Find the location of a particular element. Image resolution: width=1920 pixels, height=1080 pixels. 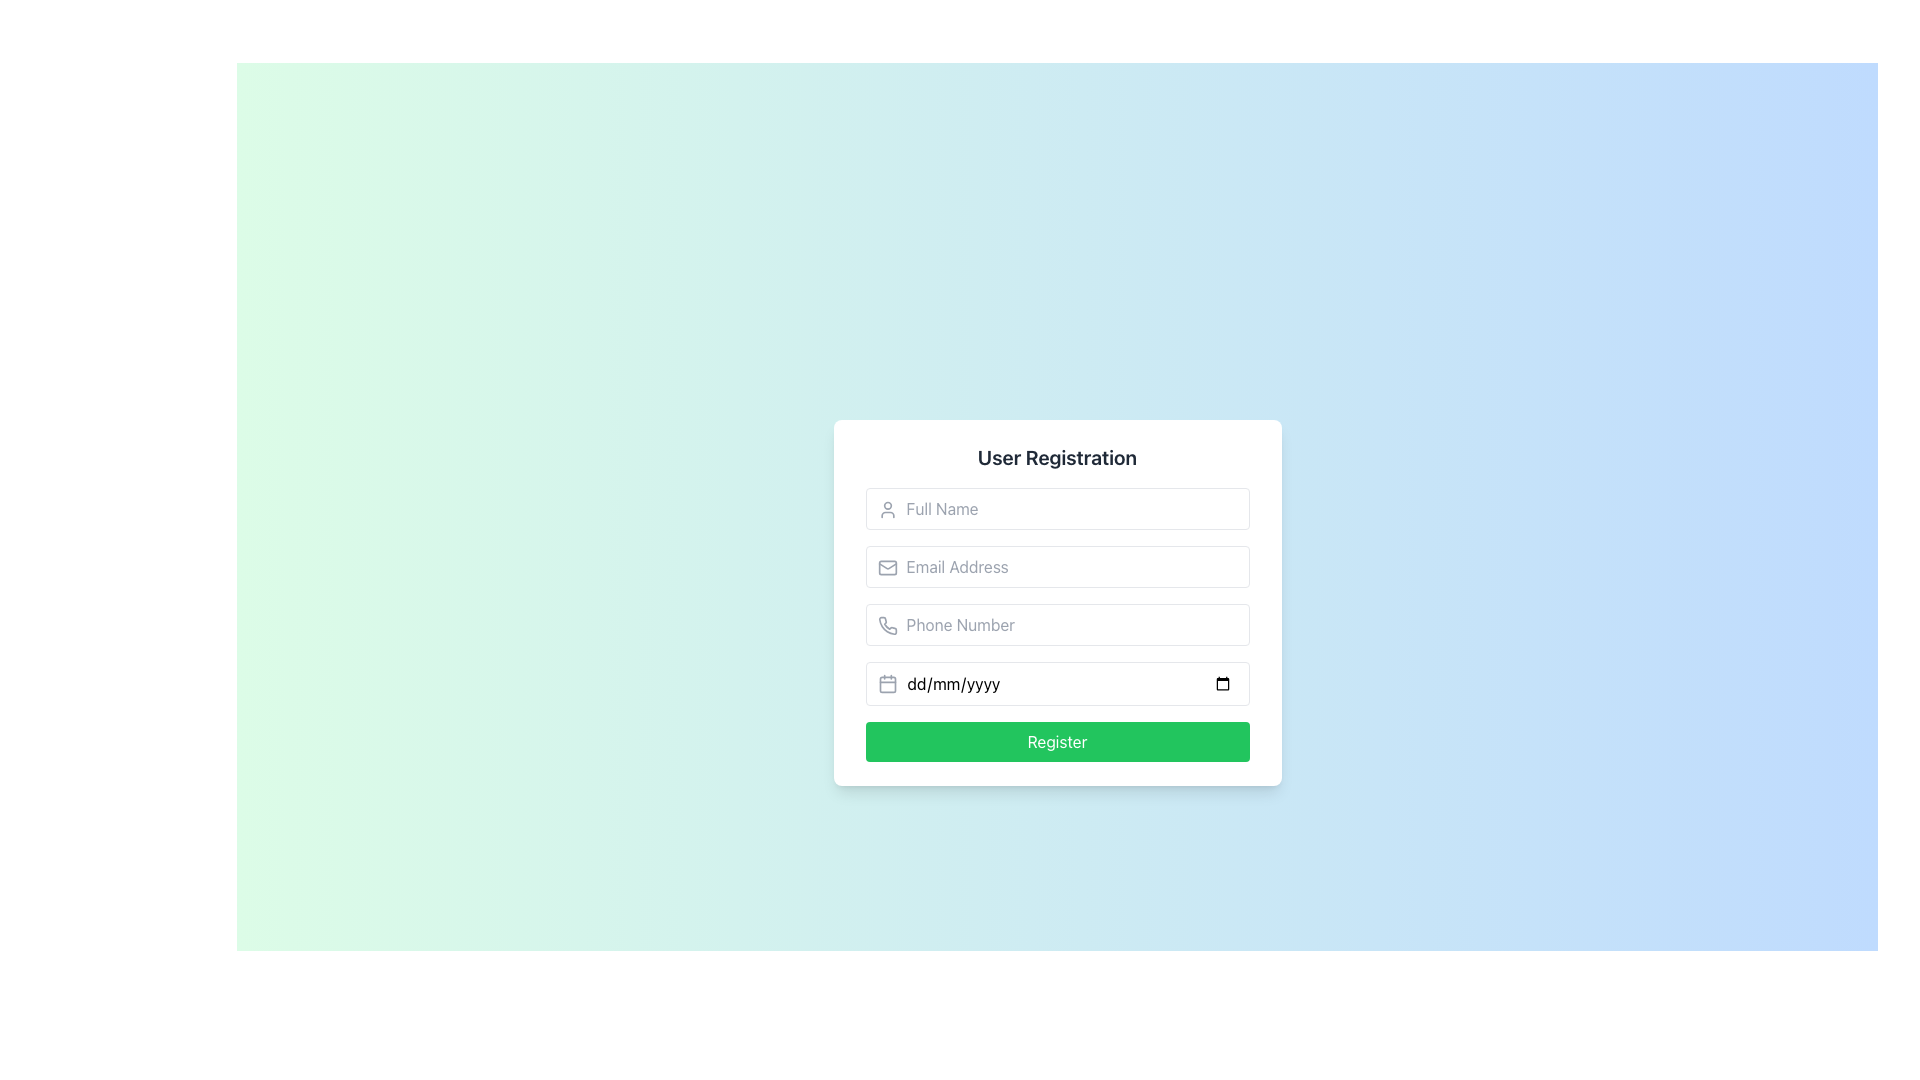

the phone icon, which is a simple line art style receiver positioned to the left of the 'Phone Number' text input in the third row of the user registration form is located at coordinates (886, 624).